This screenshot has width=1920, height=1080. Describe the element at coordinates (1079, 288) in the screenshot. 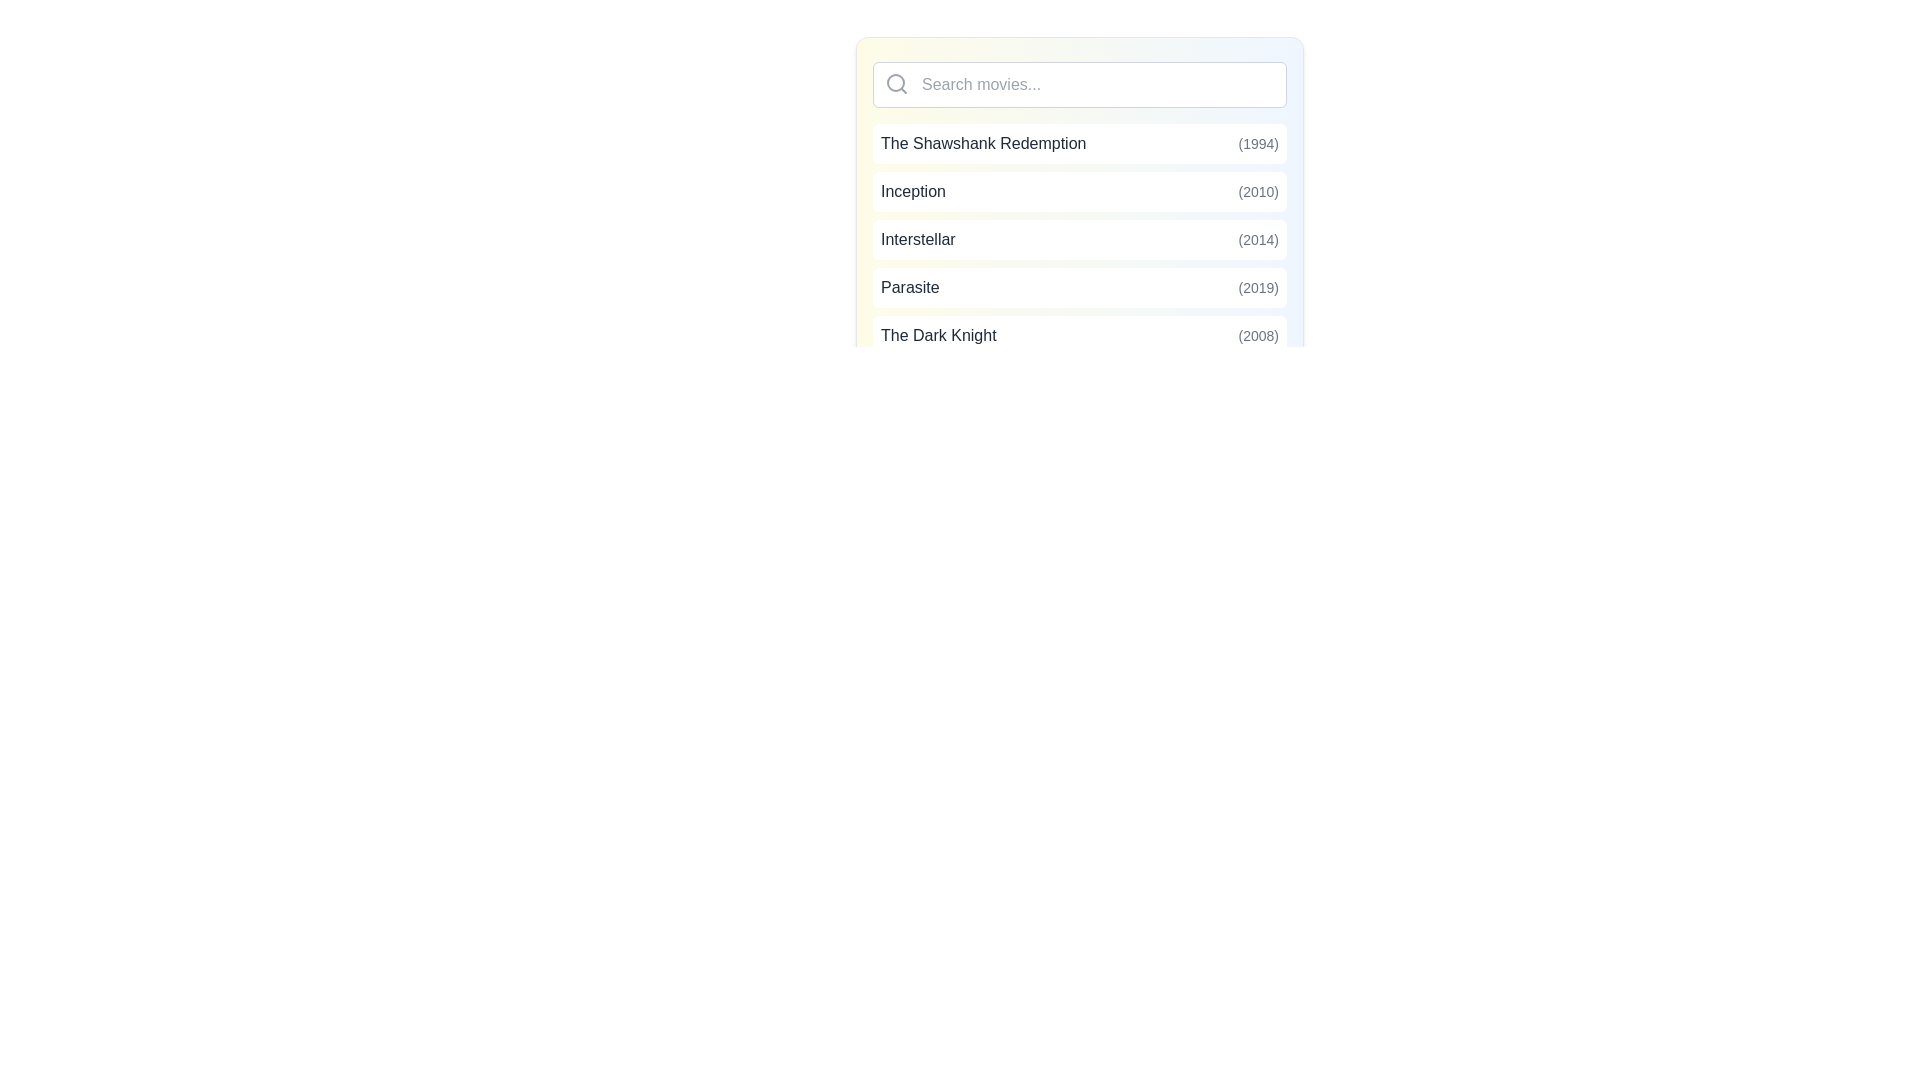

I see `the fourth movie item in the list, which is located between 'Interstellar (2014)' and 'The Dark Knight (2008)'` at that location.